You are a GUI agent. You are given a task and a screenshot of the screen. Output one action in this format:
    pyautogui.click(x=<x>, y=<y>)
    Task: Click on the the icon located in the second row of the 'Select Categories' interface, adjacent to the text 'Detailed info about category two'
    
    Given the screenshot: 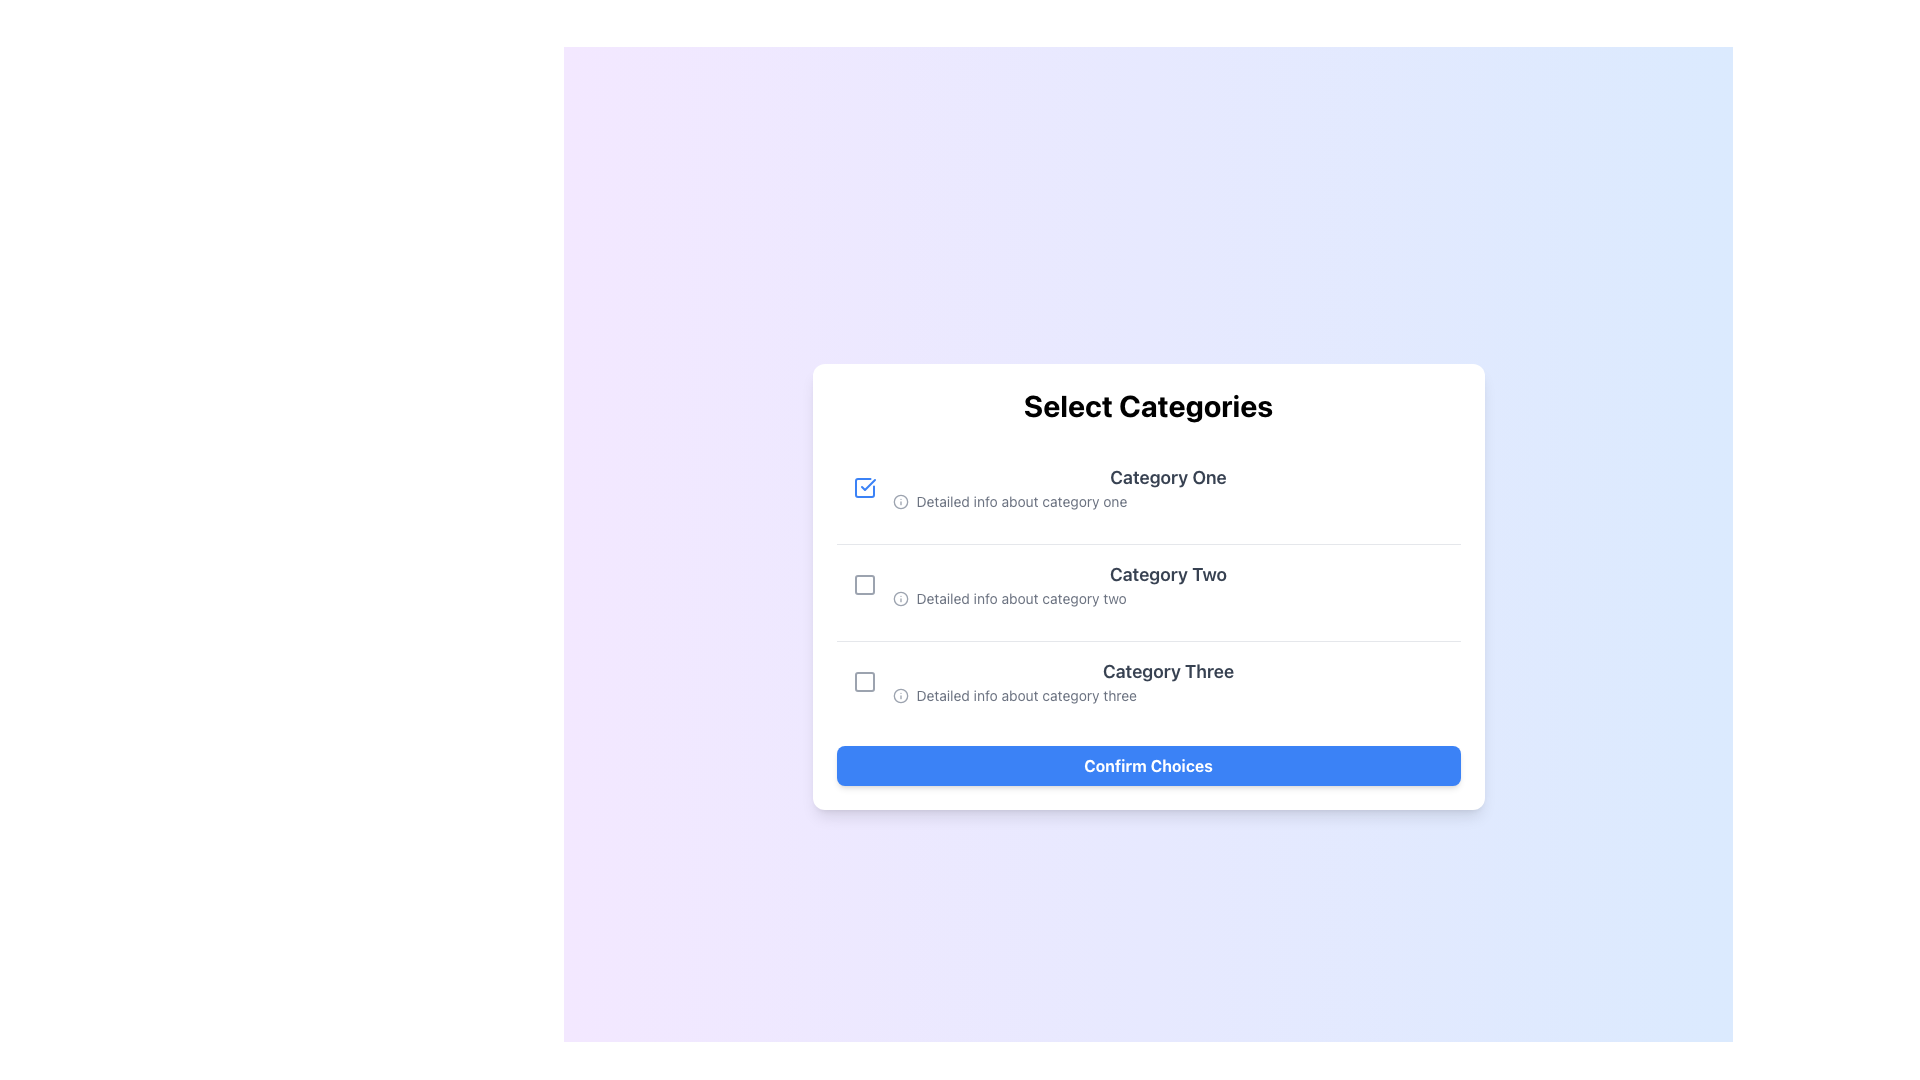 What is the action you would take?
    pyautogui.click(x=899, y=597)
    